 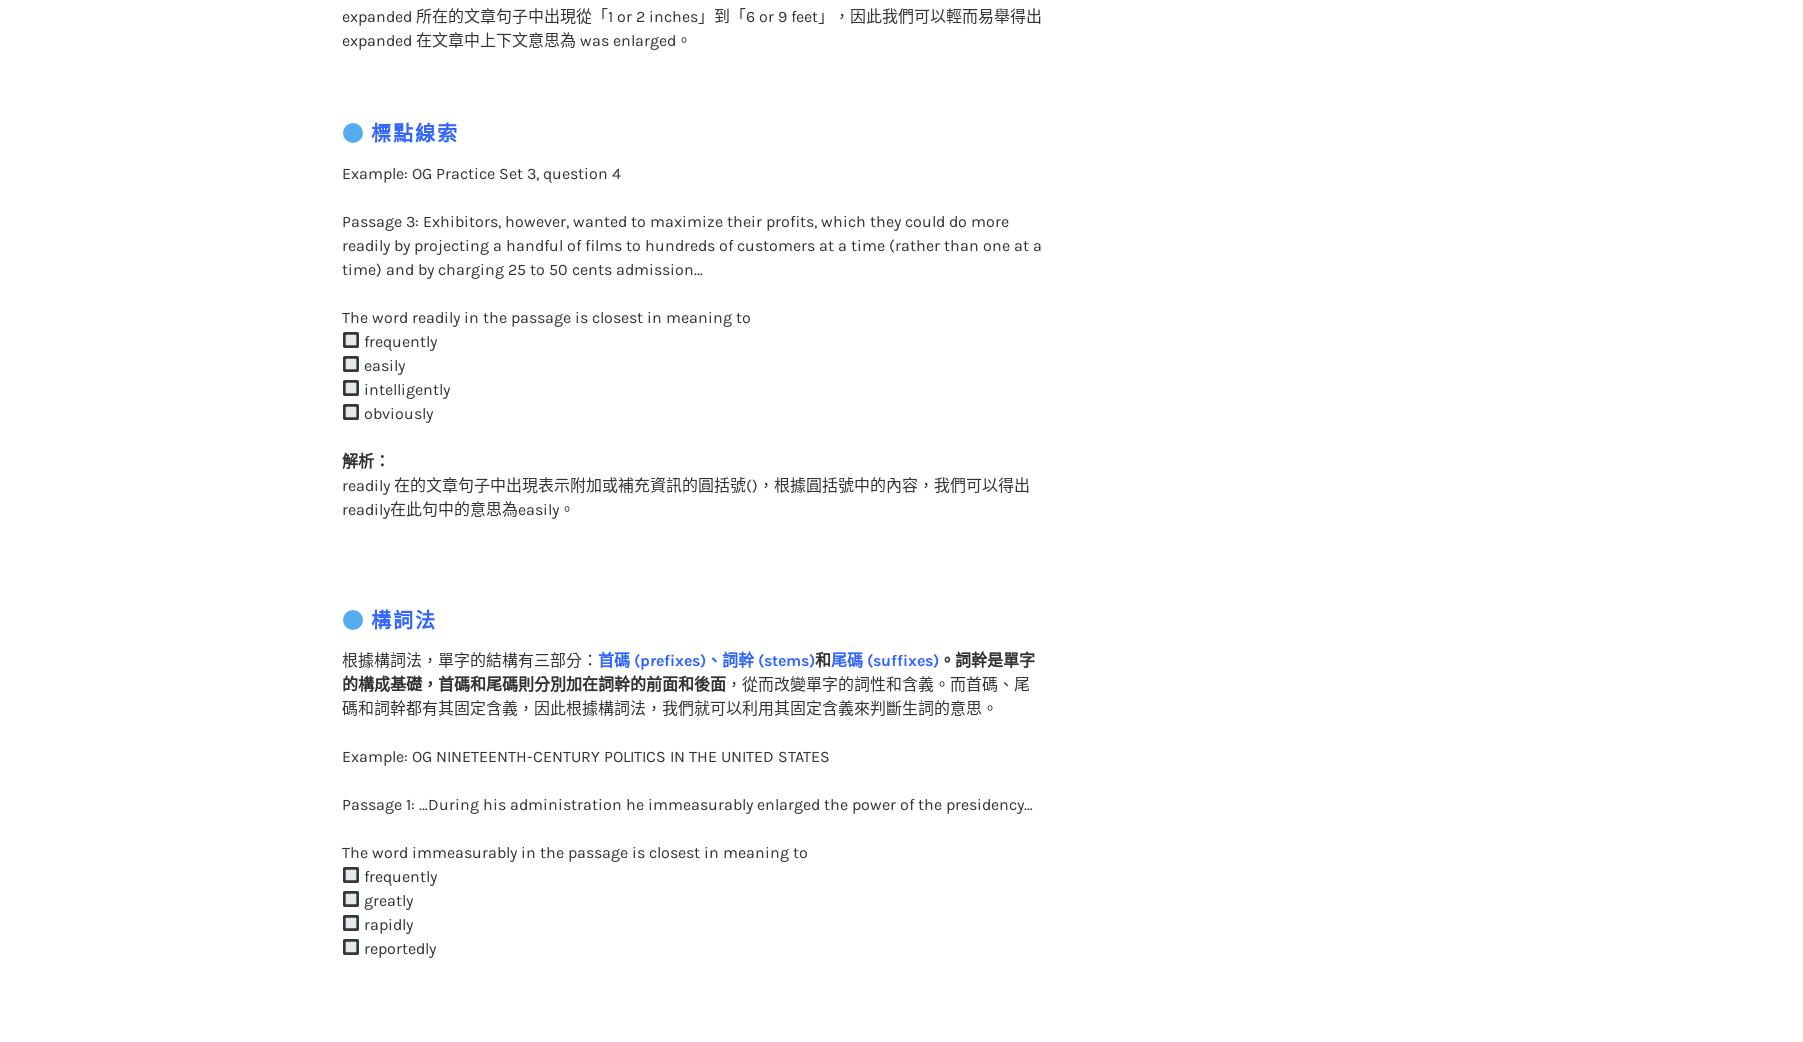 I want to click on 'Passage 1: …During his administration he immeasurably enlarged the power of the presidency…', so click(x=685, y=762).